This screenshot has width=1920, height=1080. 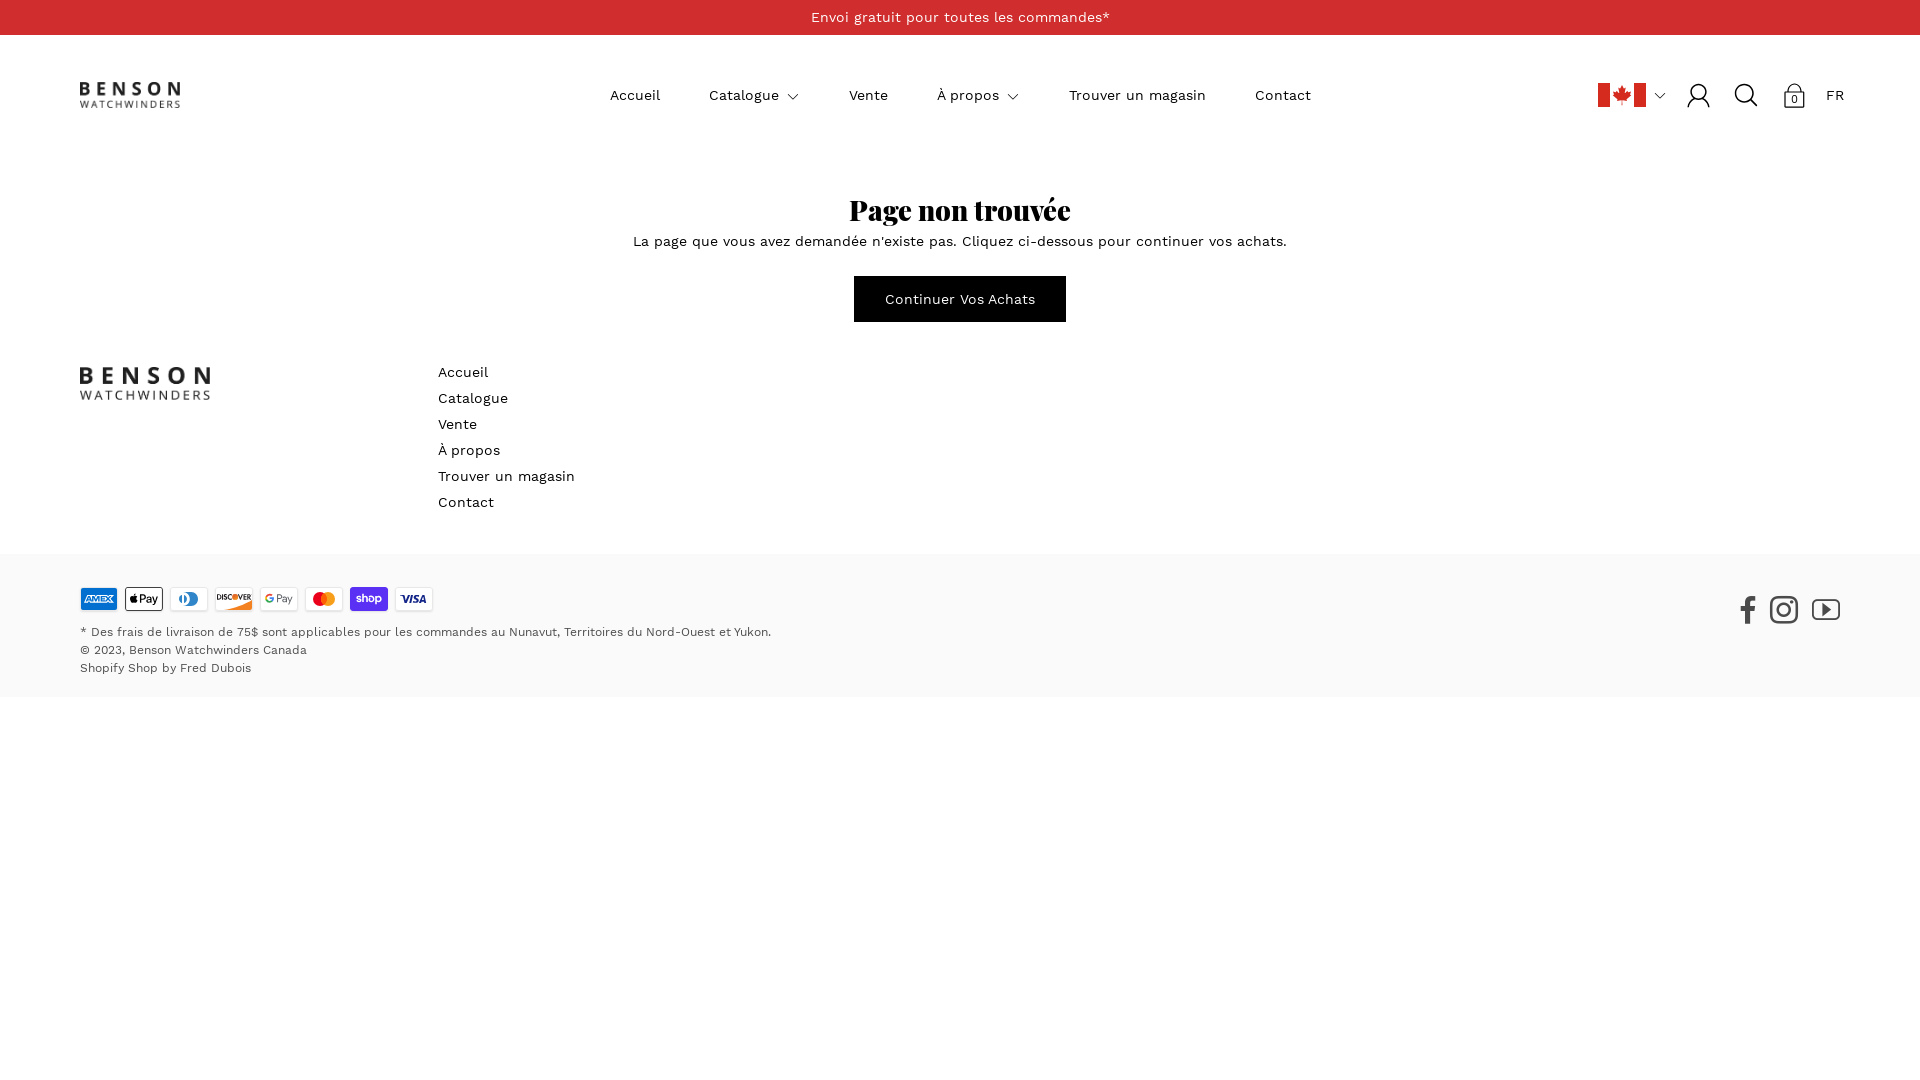 I want to click on 'Trouver un magasin', so click(x=436, y=475).